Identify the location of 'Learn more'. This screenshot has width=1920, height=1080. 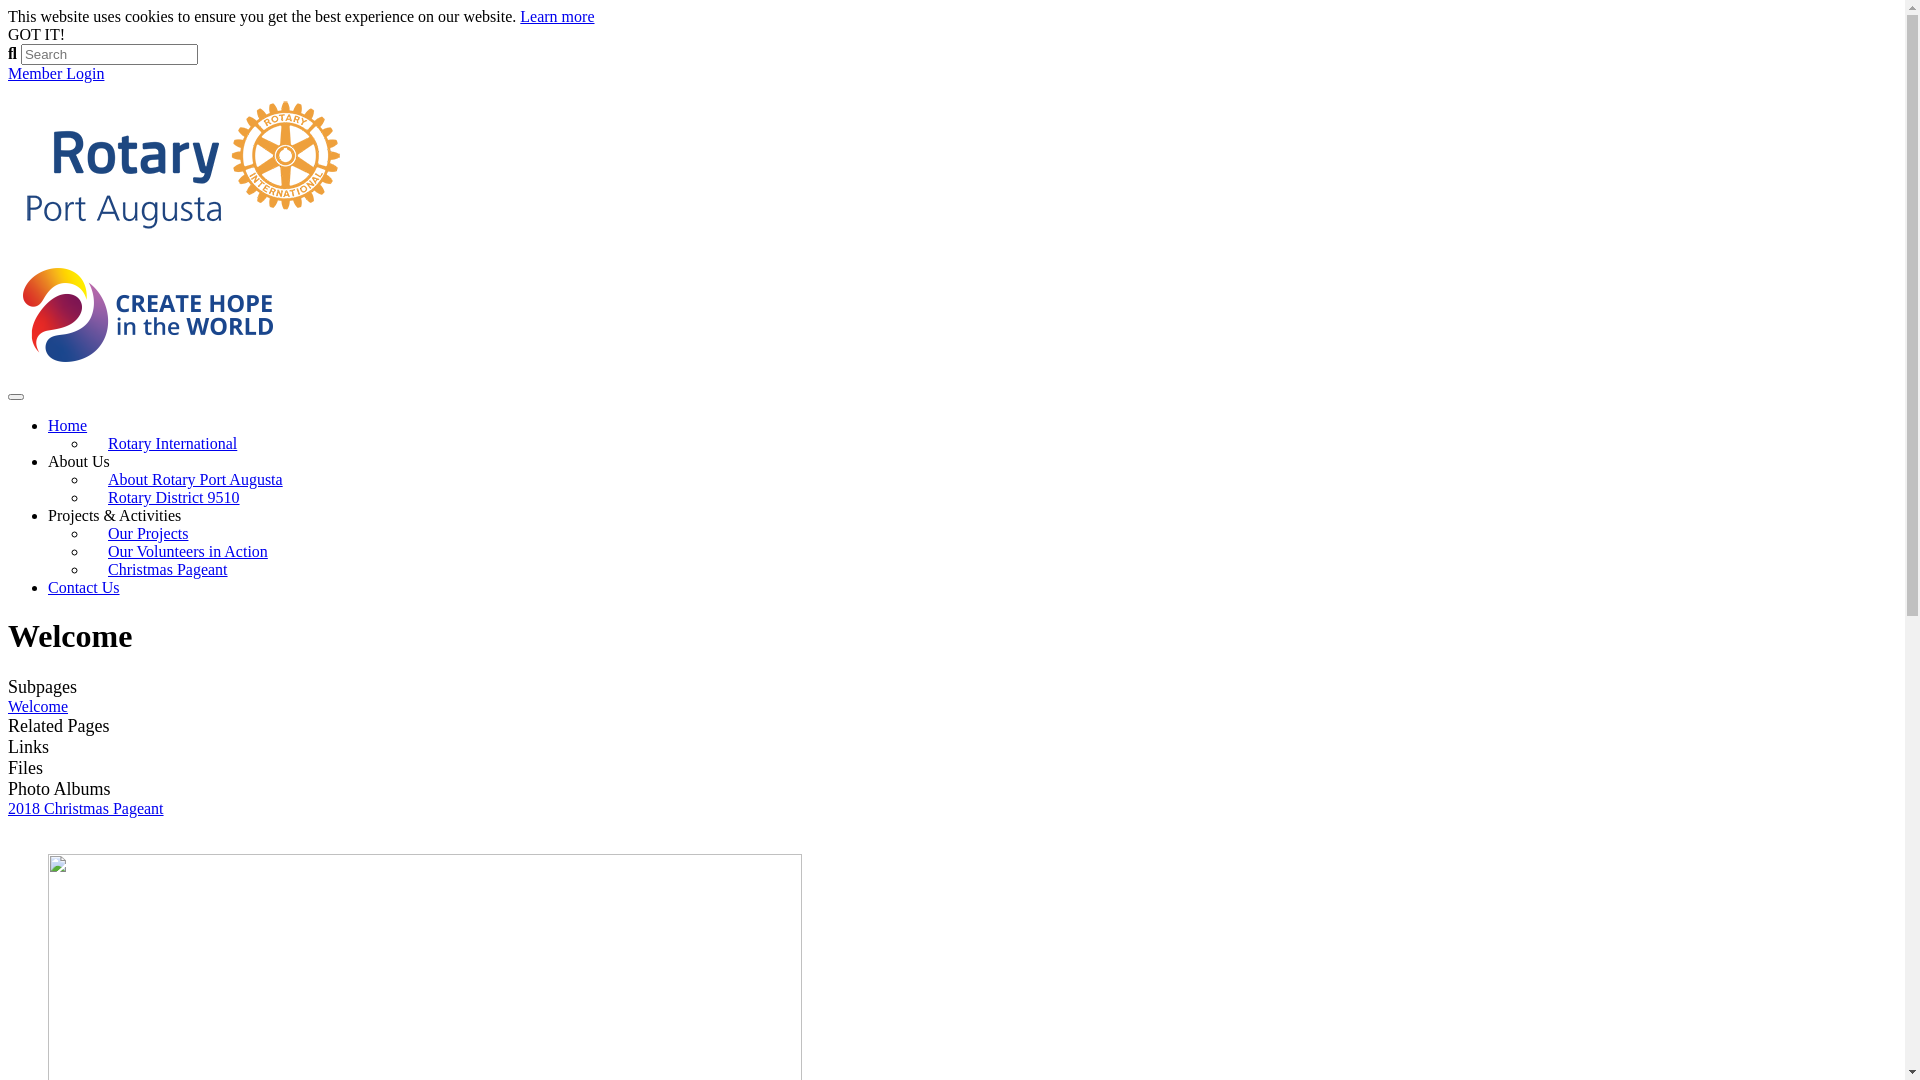
(556, 16).